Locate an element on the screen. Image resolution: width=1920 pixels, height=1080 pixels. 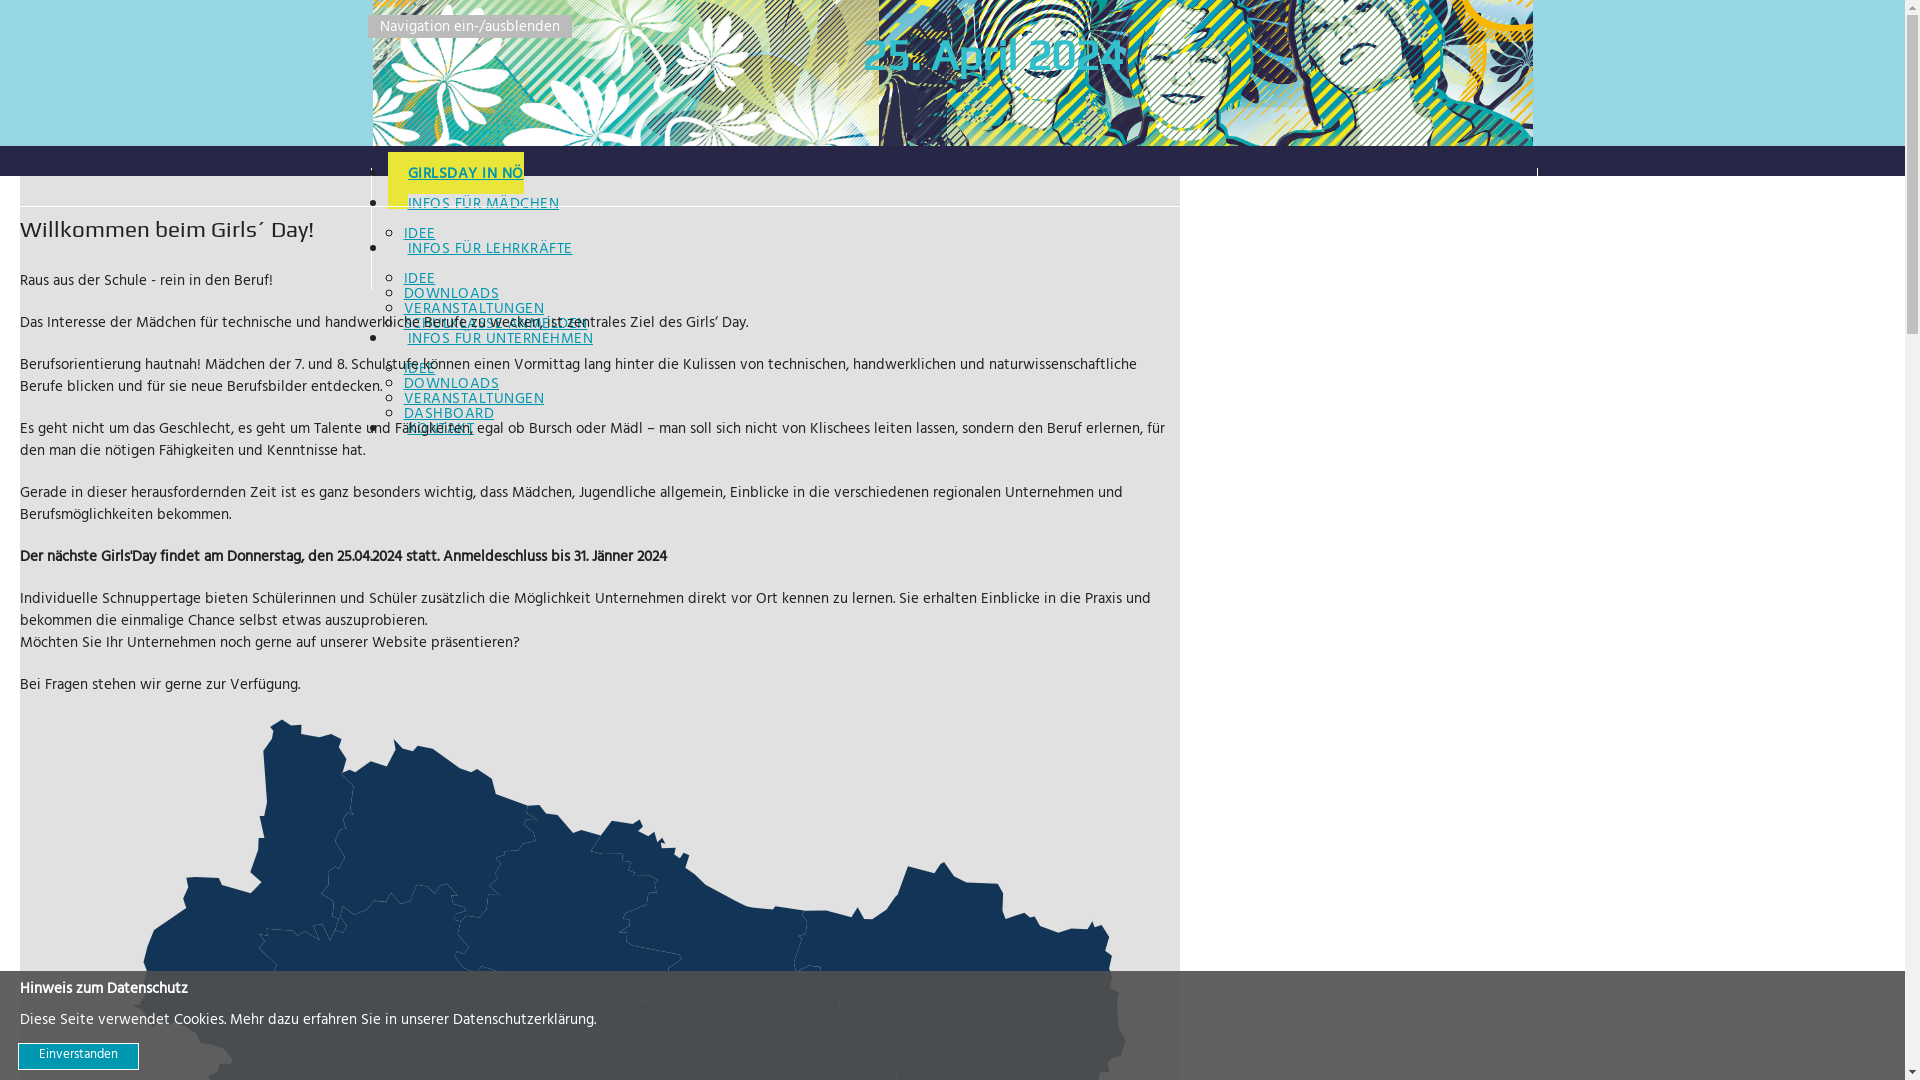
'VERANSTALTUNGEN' is located at coordinates (473, 310).